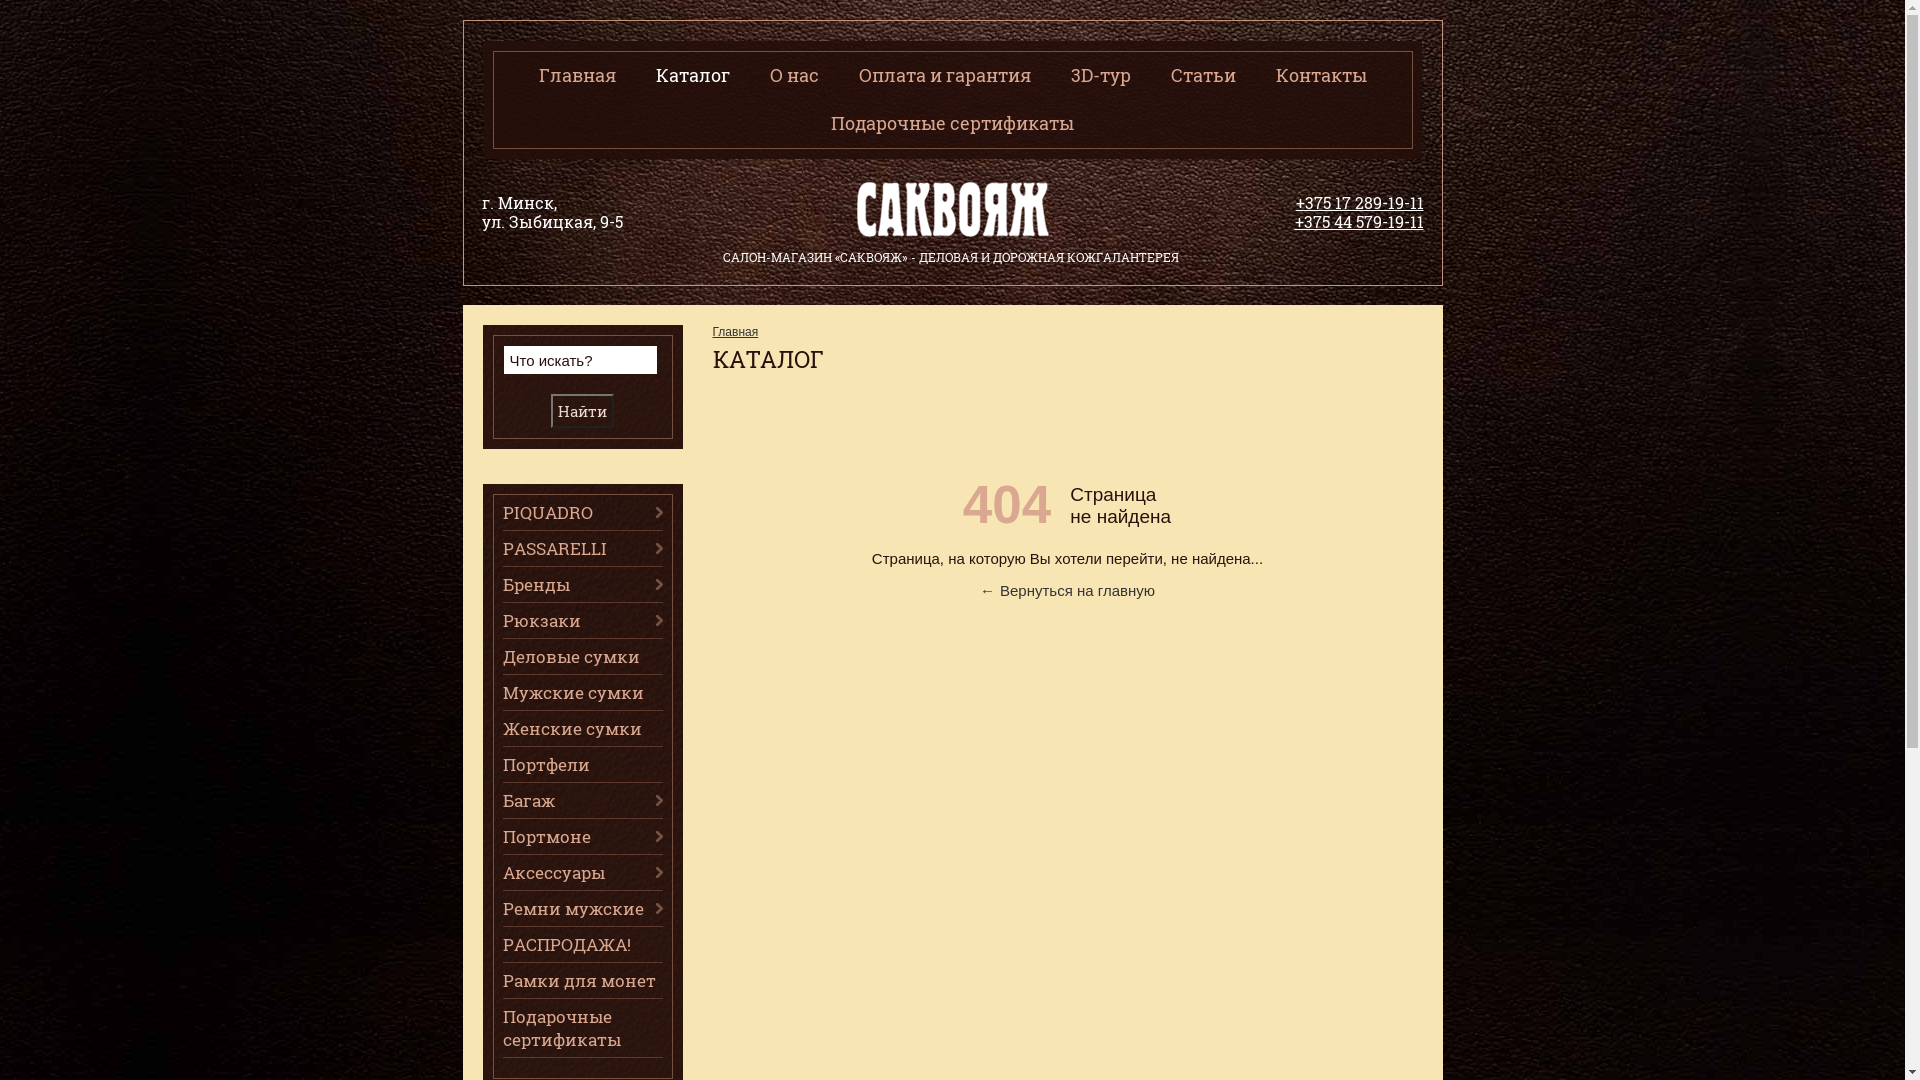 This screenshot has height=1080, width=1920. I want to click on 'PASSARELLI', so click(580, 548).